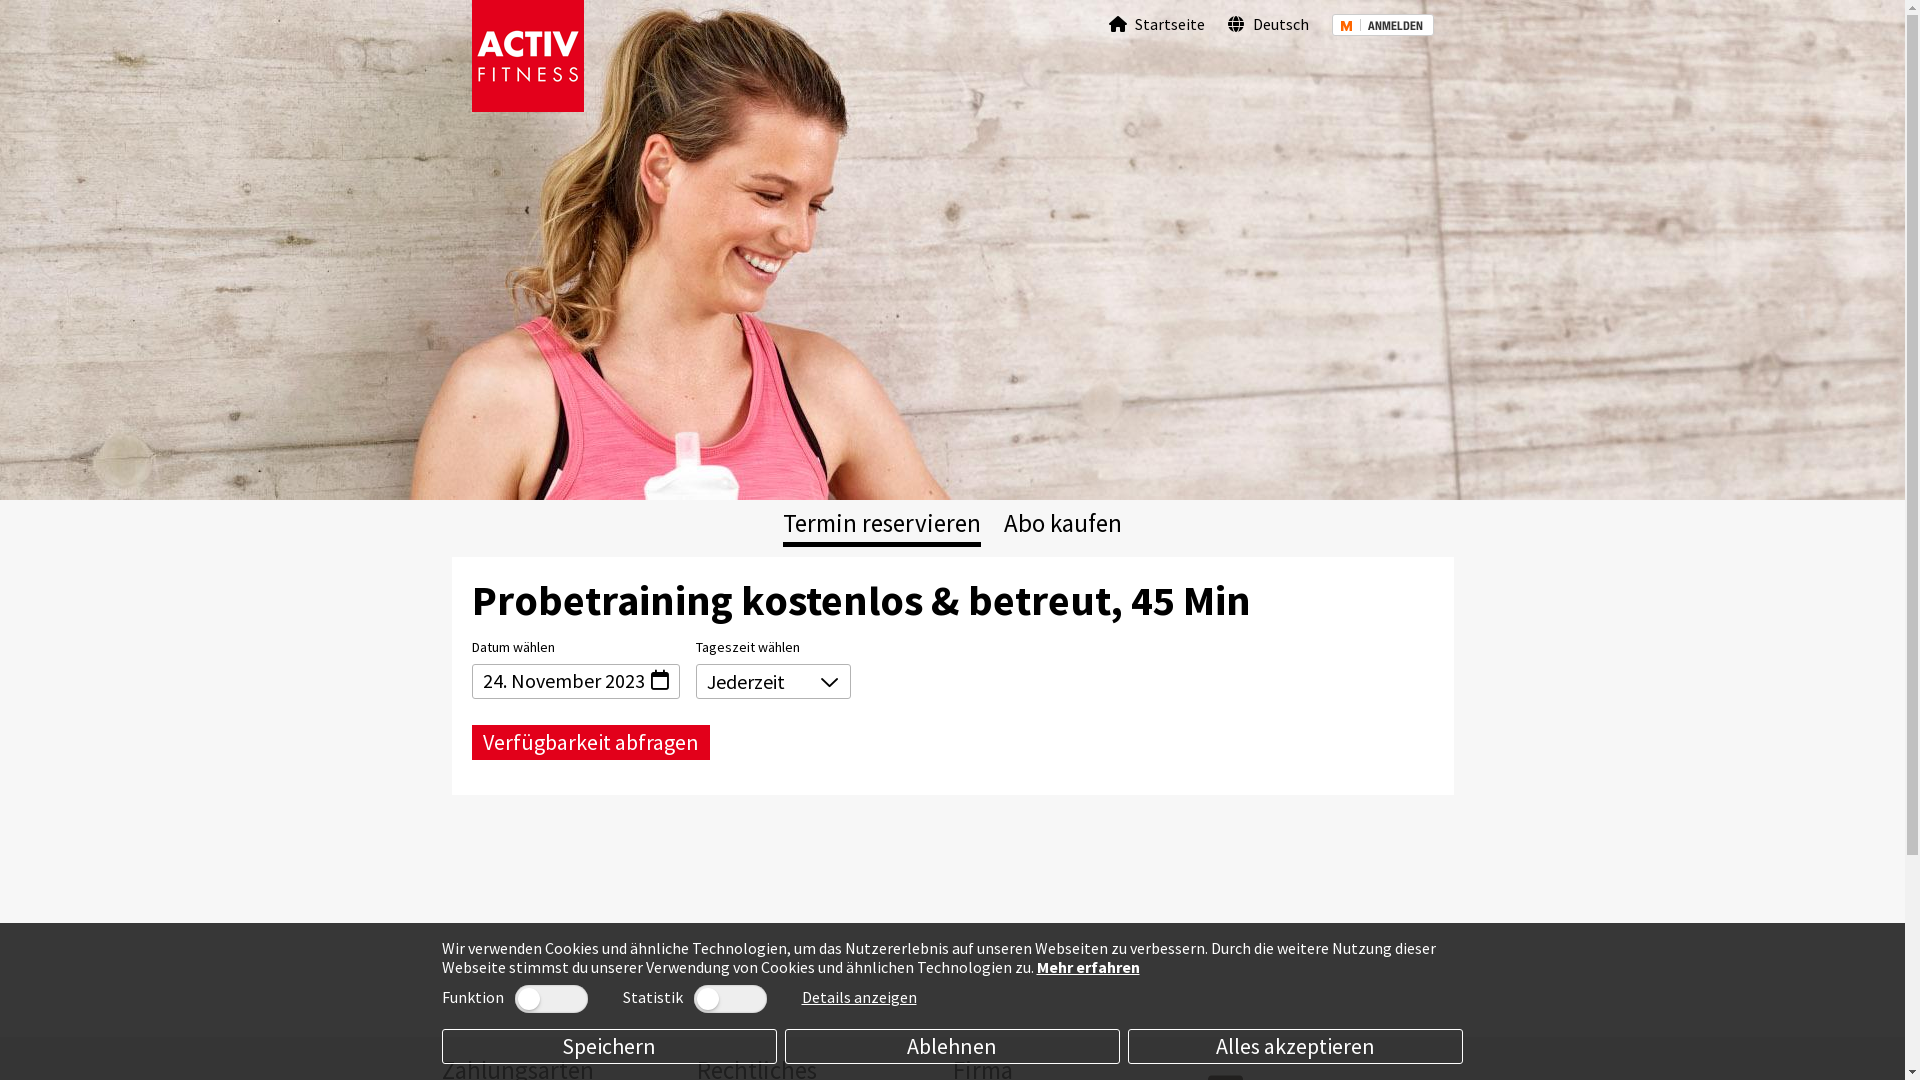 This screenshot has width=1920, height=1080. What do you see at coordinates (1156, 24) in the screenshot?
I see `'Startseite'` at bounding box center [1156, 24].